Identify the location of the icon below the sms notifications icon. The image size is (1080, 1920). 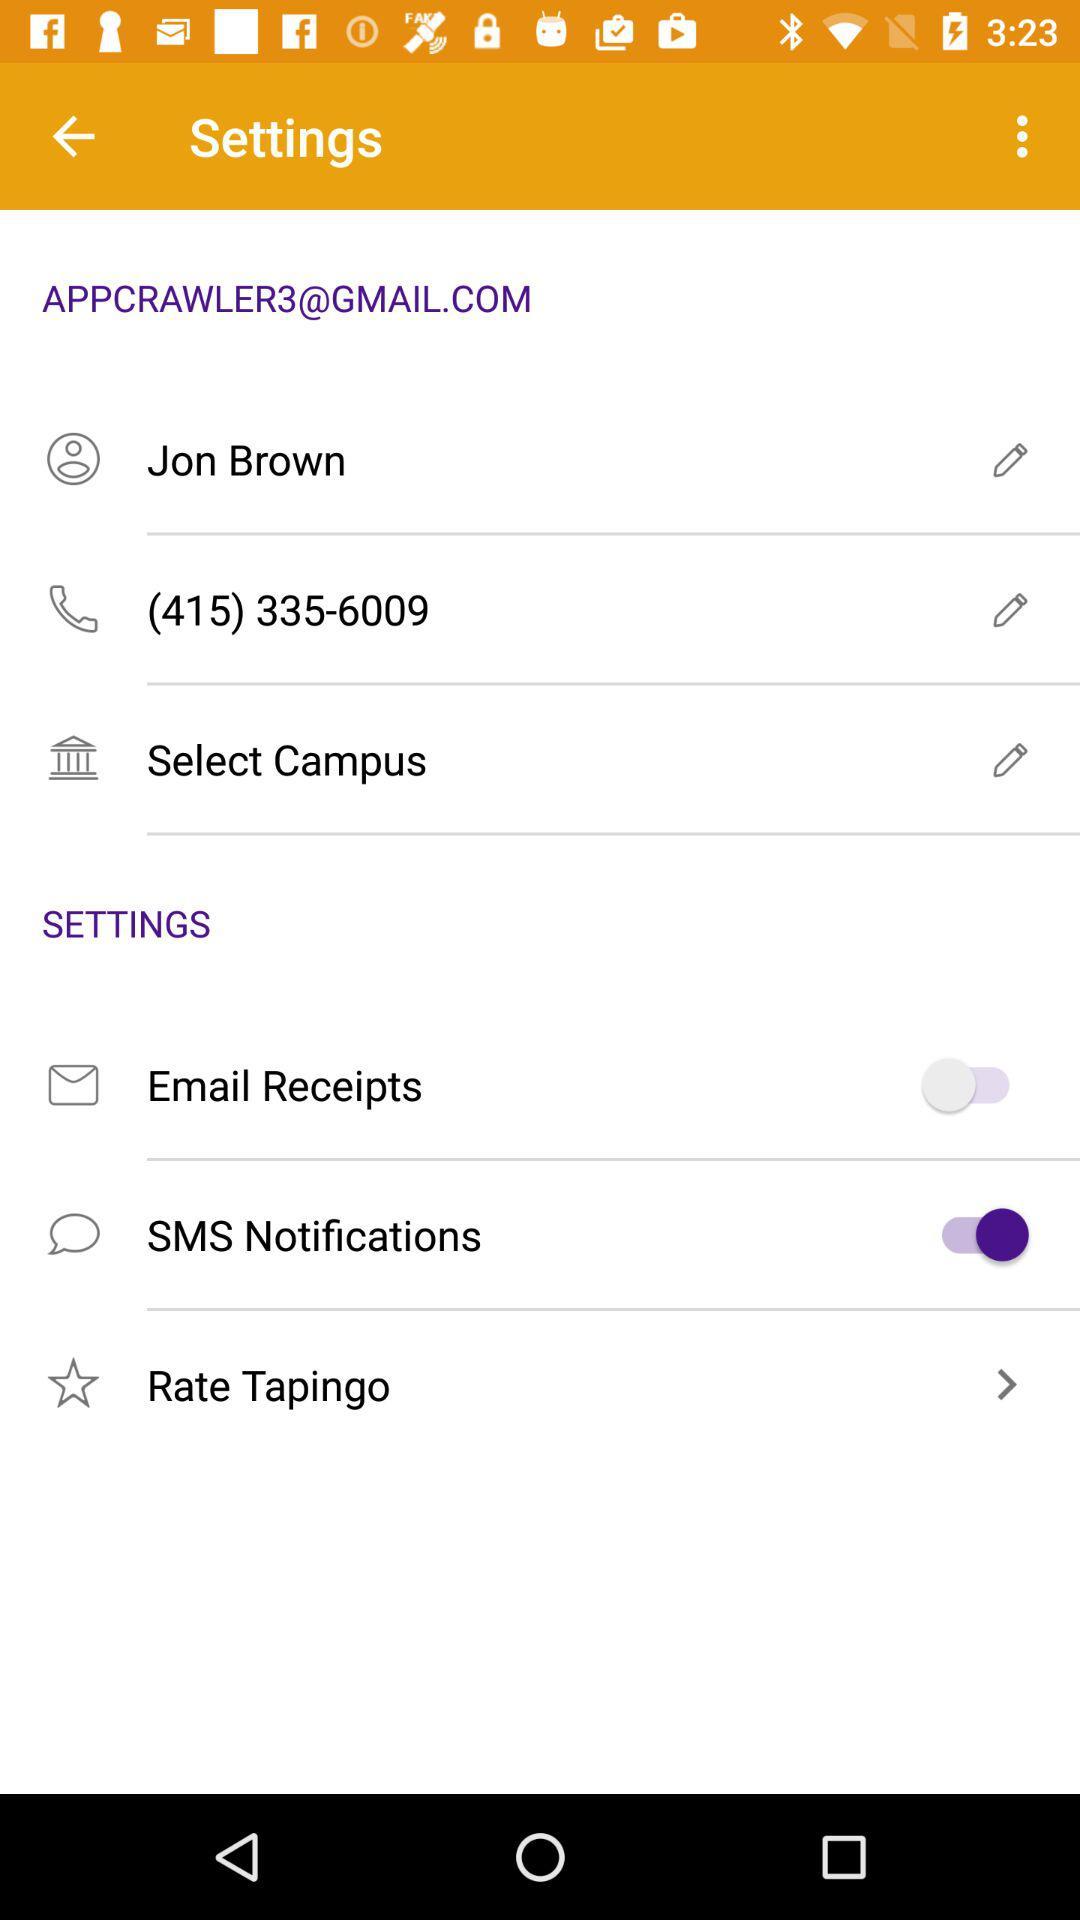
(540, 1383).